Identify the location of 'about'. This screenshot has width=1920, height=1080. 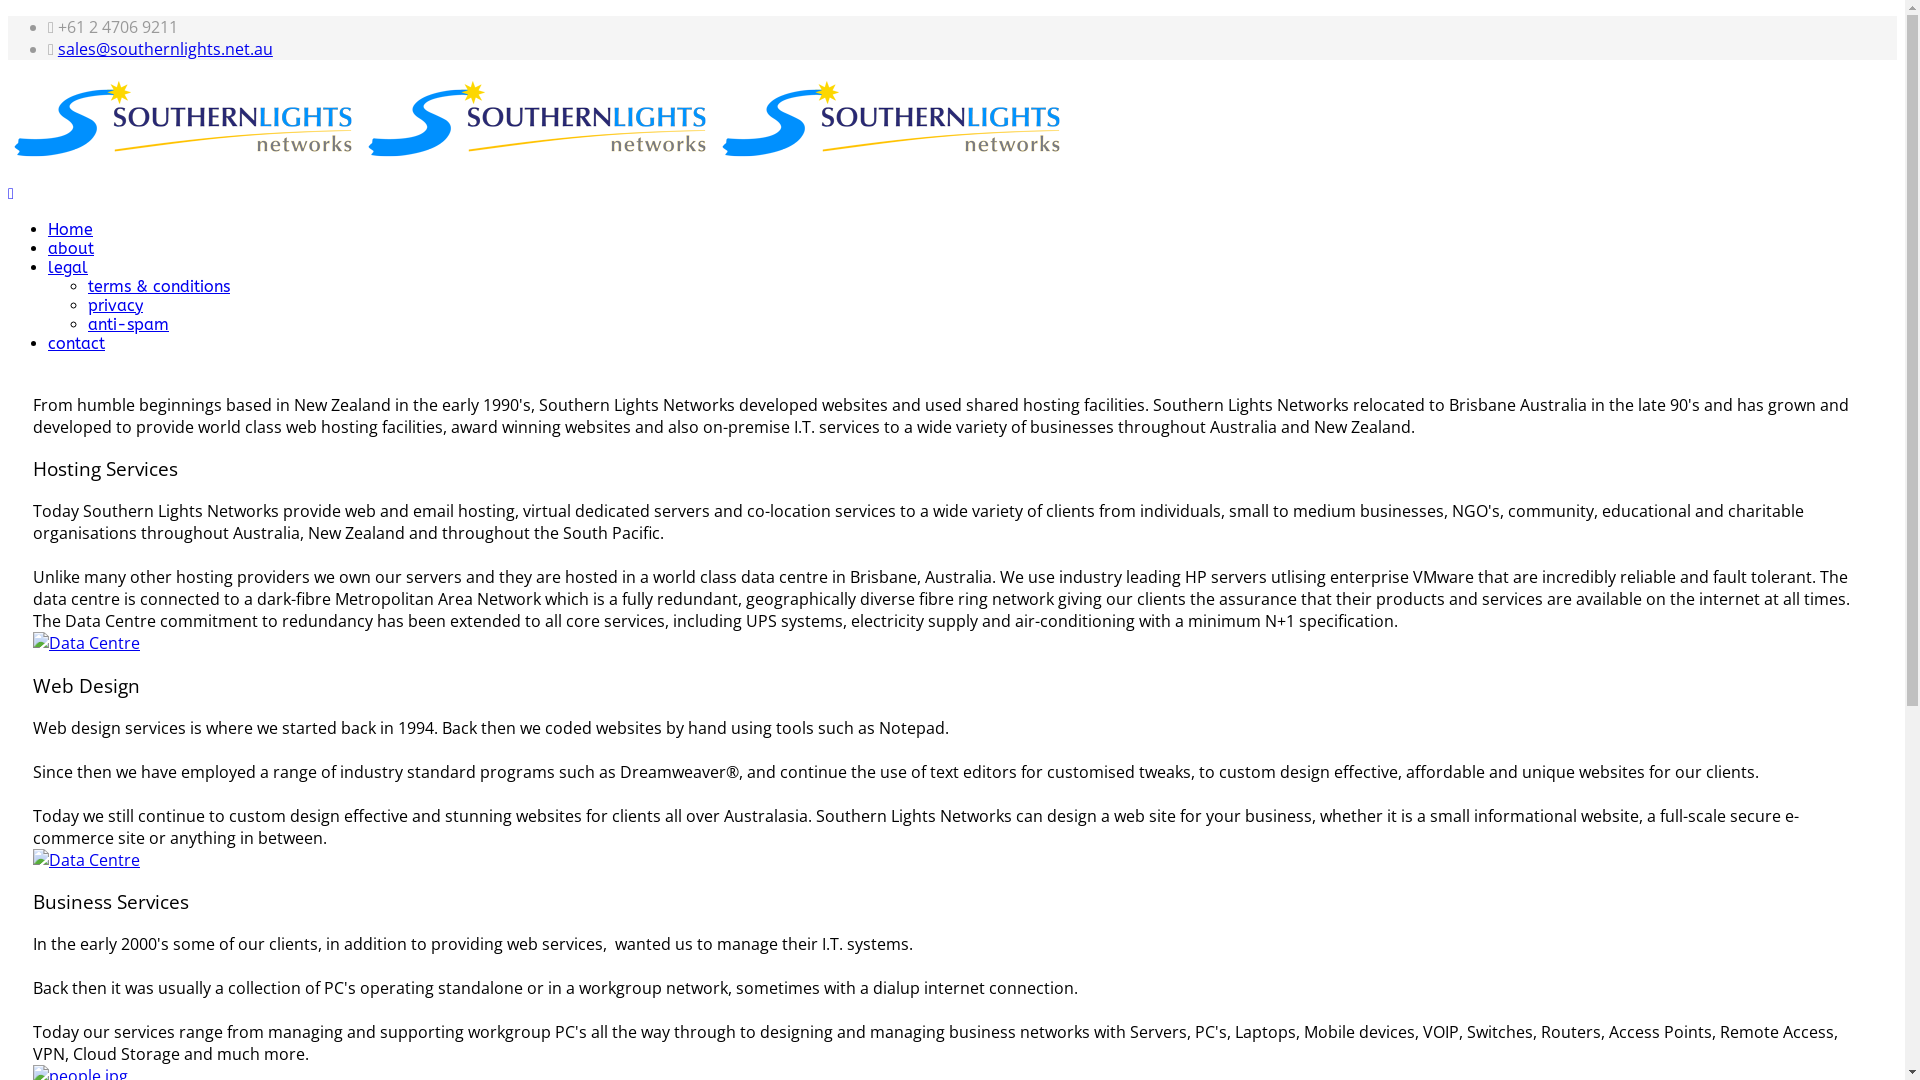
(71, 247).